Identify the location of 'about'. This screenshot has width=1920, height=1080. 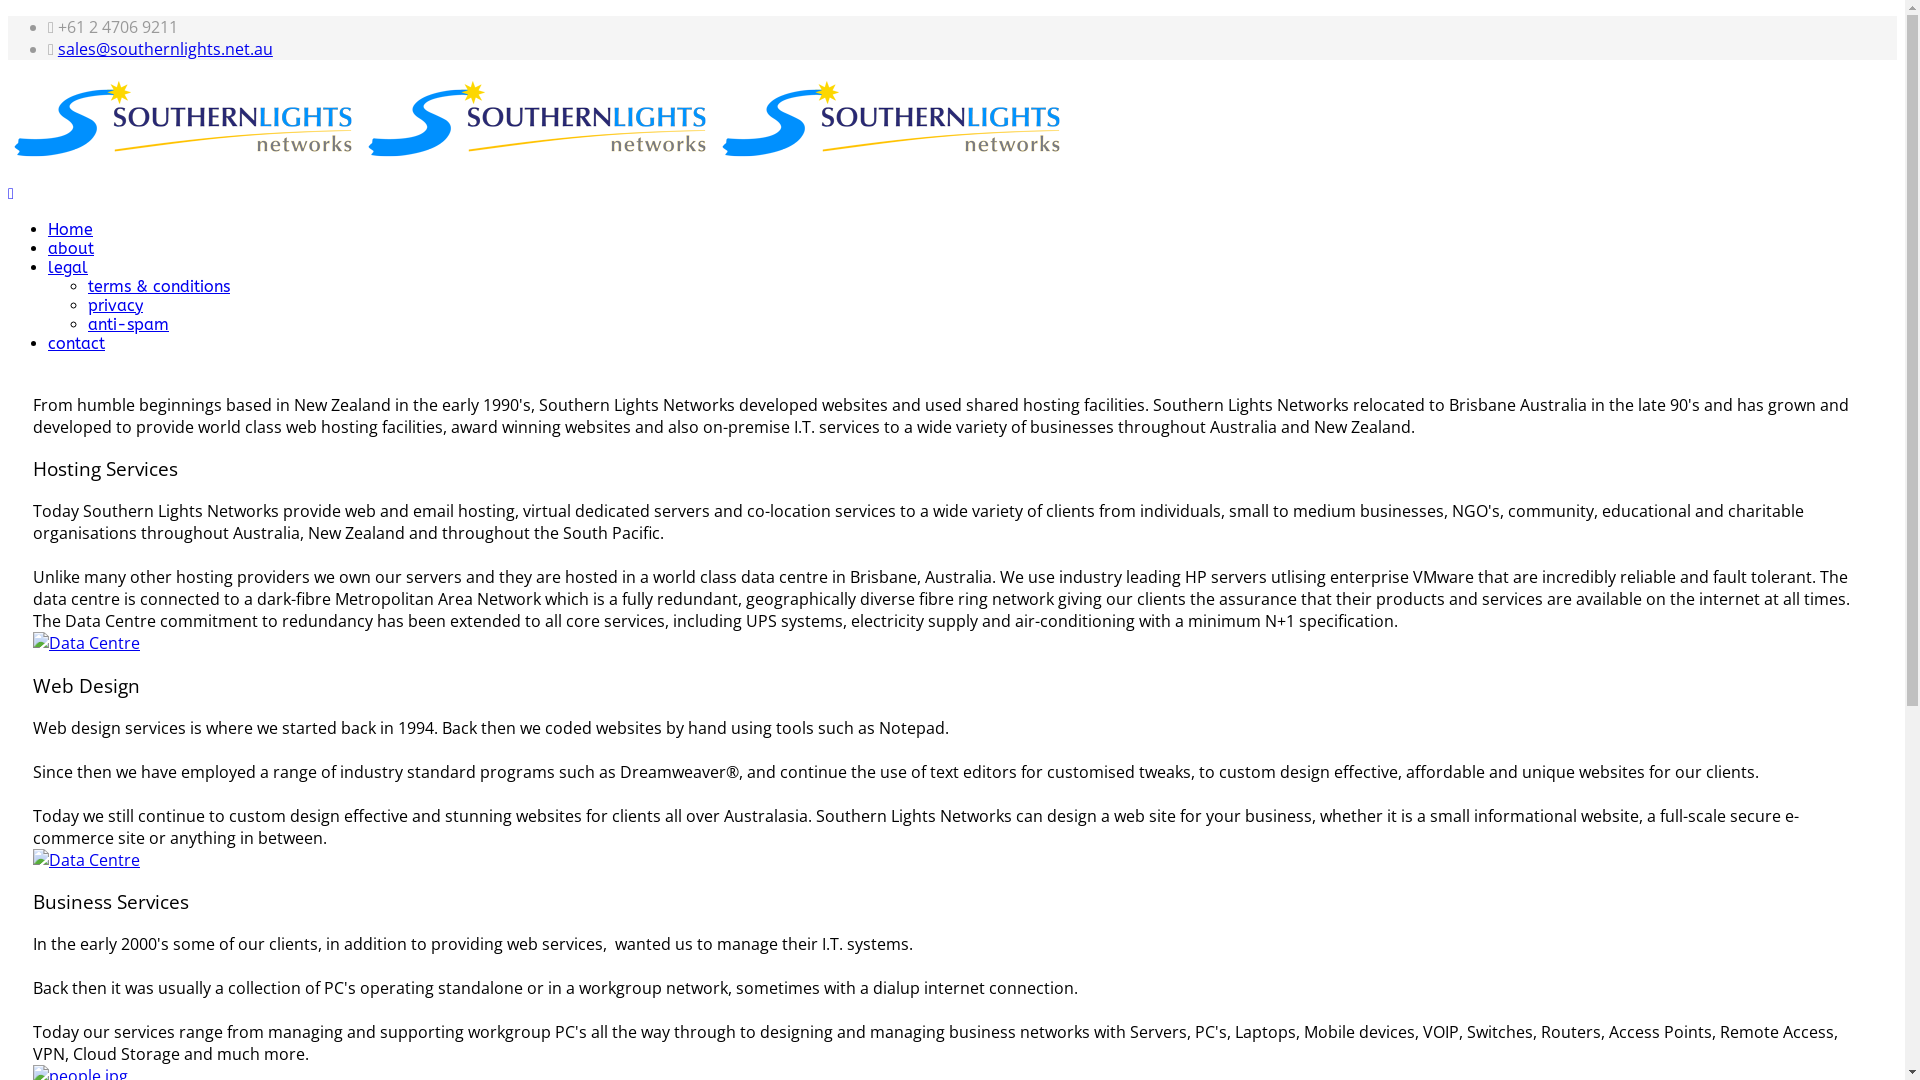
(71, 247).